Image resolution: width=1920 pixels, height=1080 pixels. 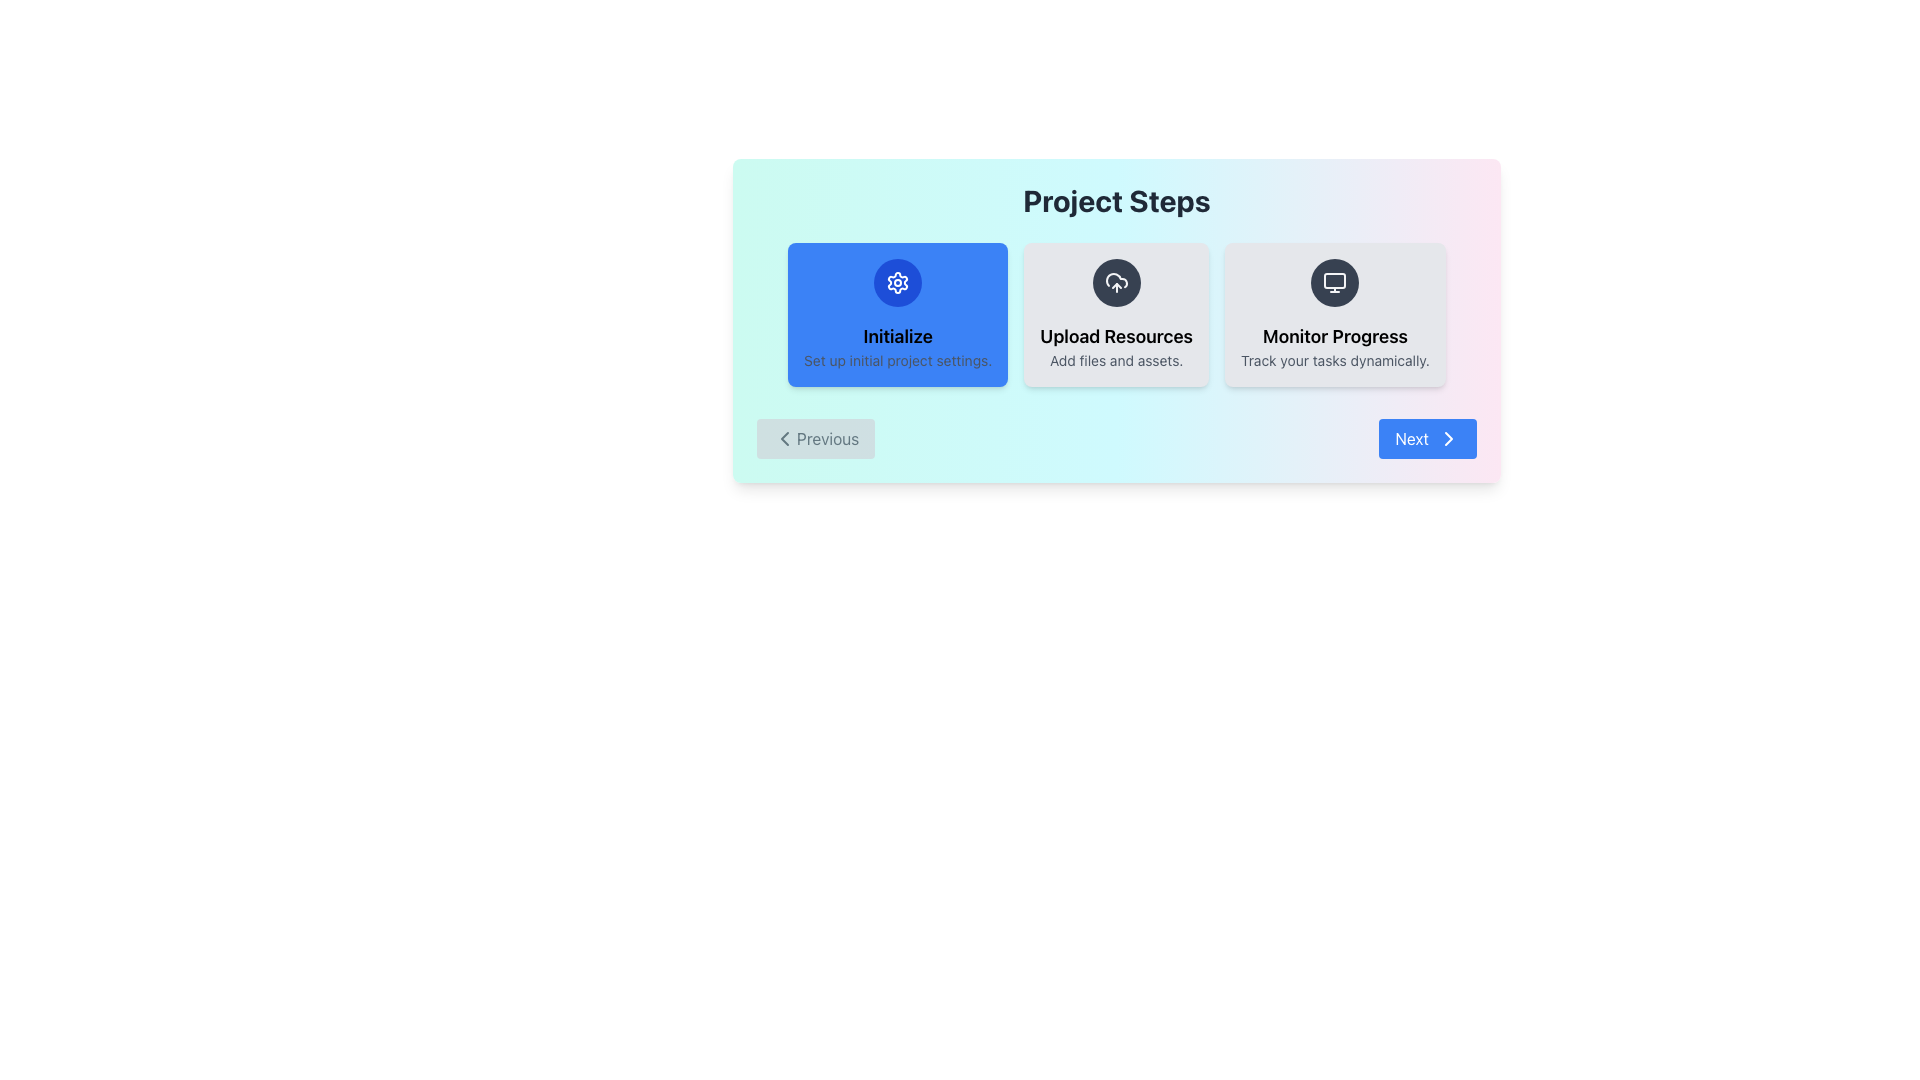 What do you see at coordinates (897, 335) in the screenshot?
I see `the 'Initialize' label, which is the primary label in the top position of the first blue card in the 'Project Steps' process` at bounding box center [897, 335].